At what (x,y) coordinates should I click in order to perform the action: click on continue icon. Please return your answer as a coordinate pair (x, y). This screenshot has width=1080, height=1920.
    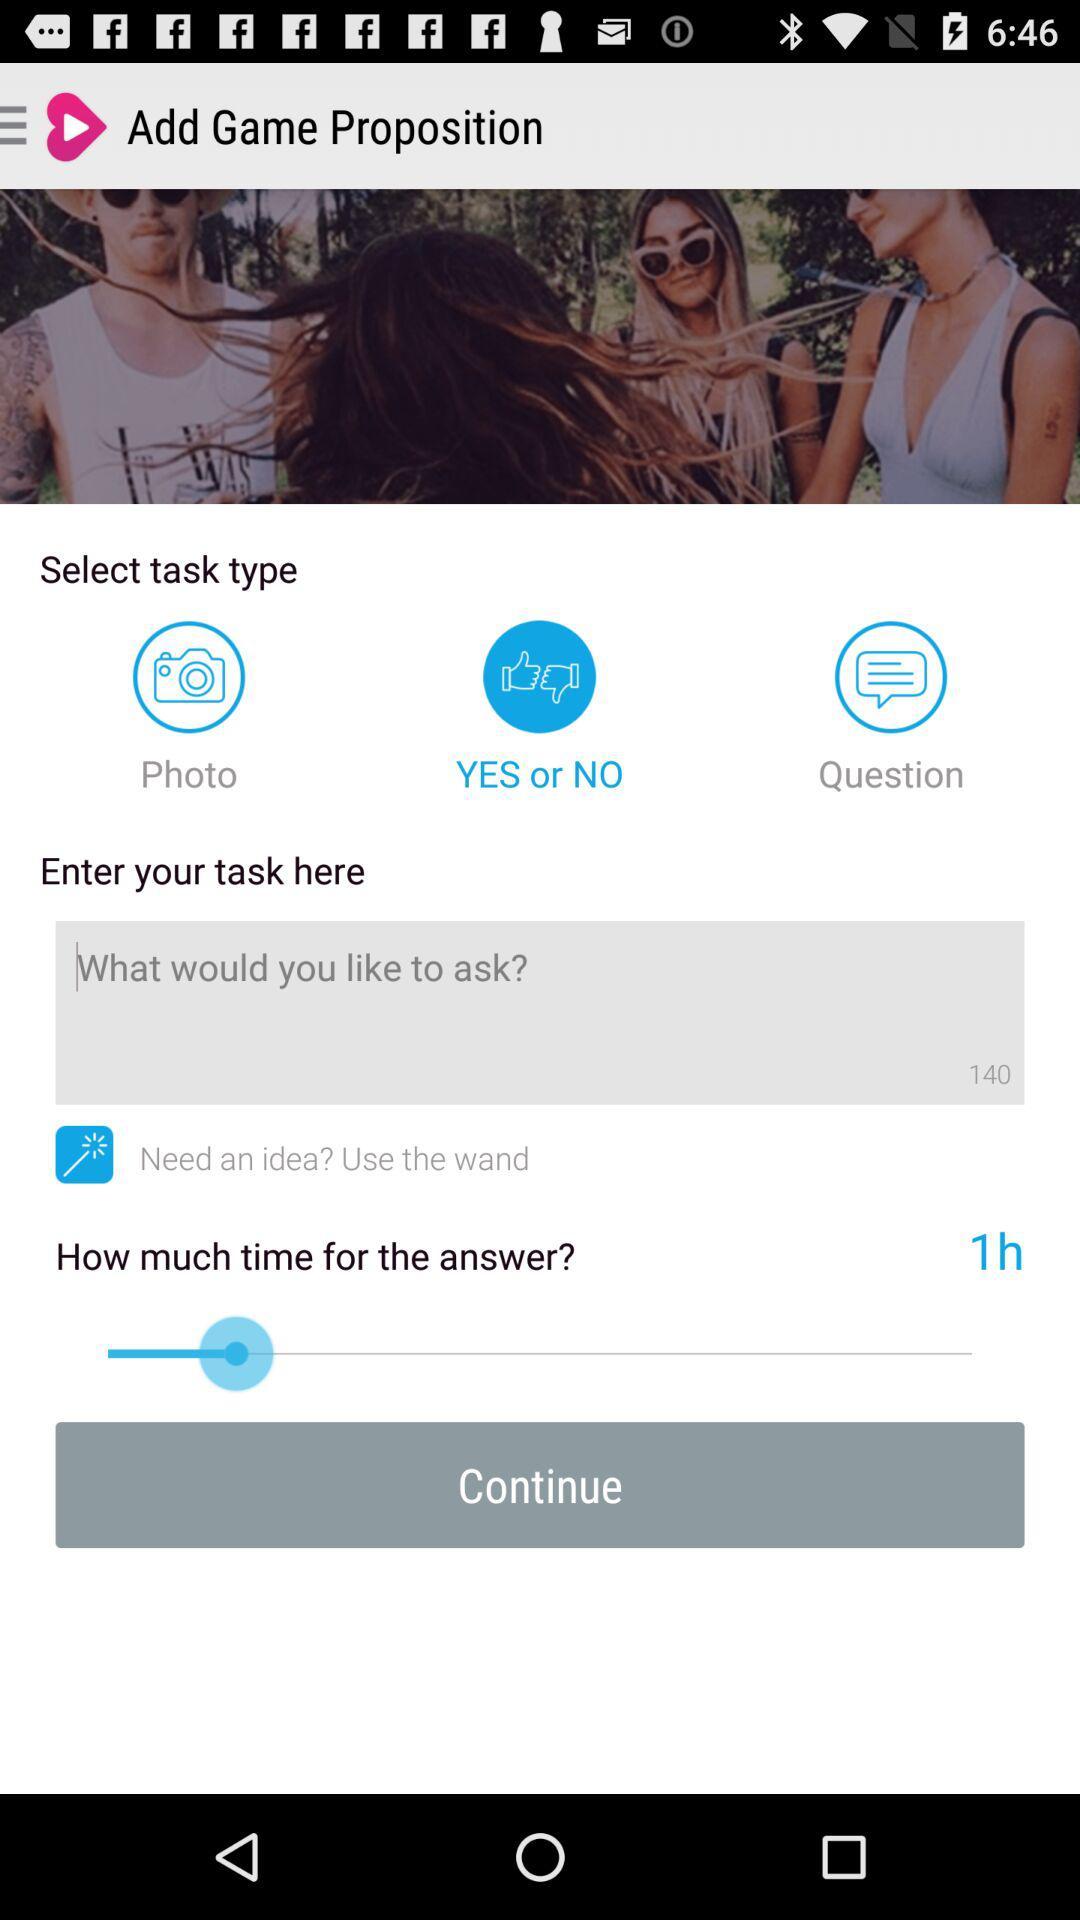
    Looking at the image, I should click on (540, 1484).